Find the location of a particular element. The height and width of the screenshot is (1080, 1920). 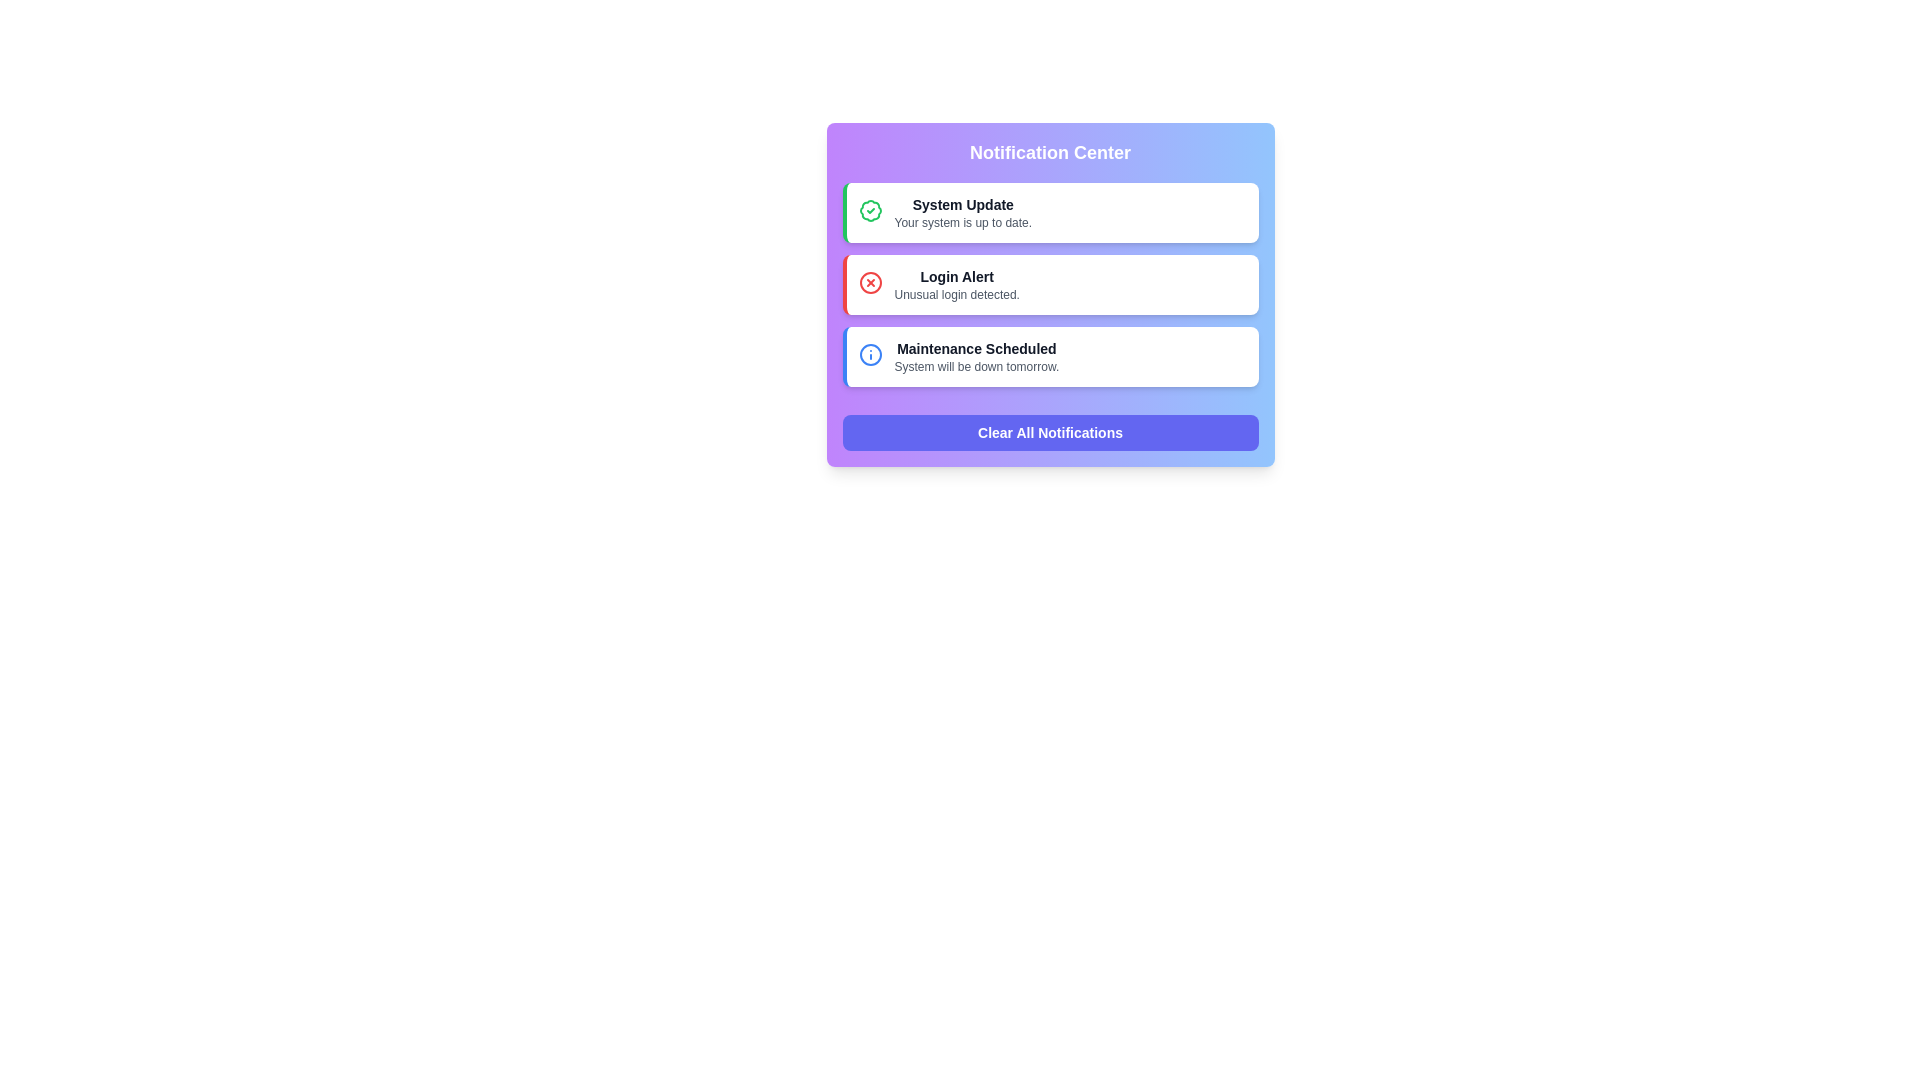

the 'Notification Center' heading, which is prominently displayed in bold white text with a gradient background from purple to blue, located at the top of the card is located at coordinates (1049, 152).